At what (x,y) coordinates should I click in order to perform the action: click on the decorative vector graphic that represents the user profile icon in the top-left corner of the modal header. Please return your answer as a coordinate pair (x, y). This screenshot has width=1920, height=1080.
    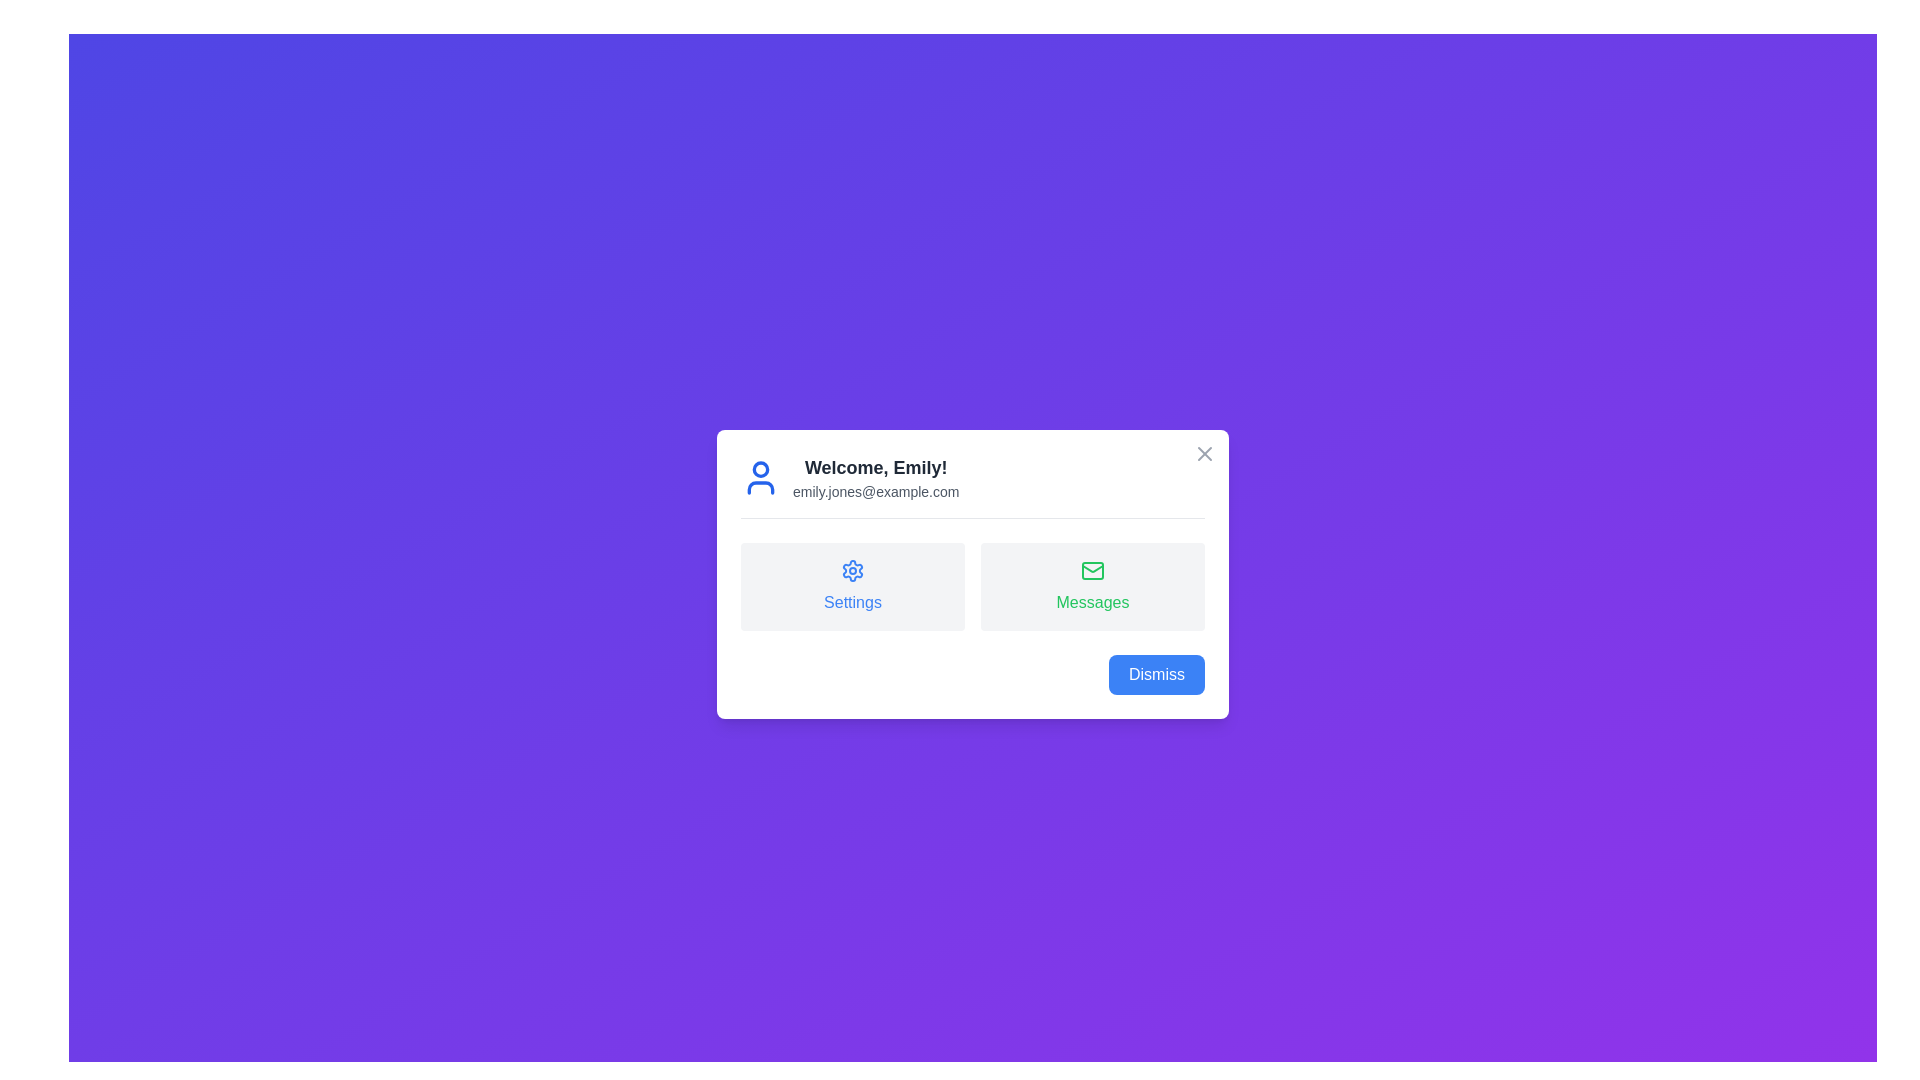
    Looking at the image, I should click on (760, 487).